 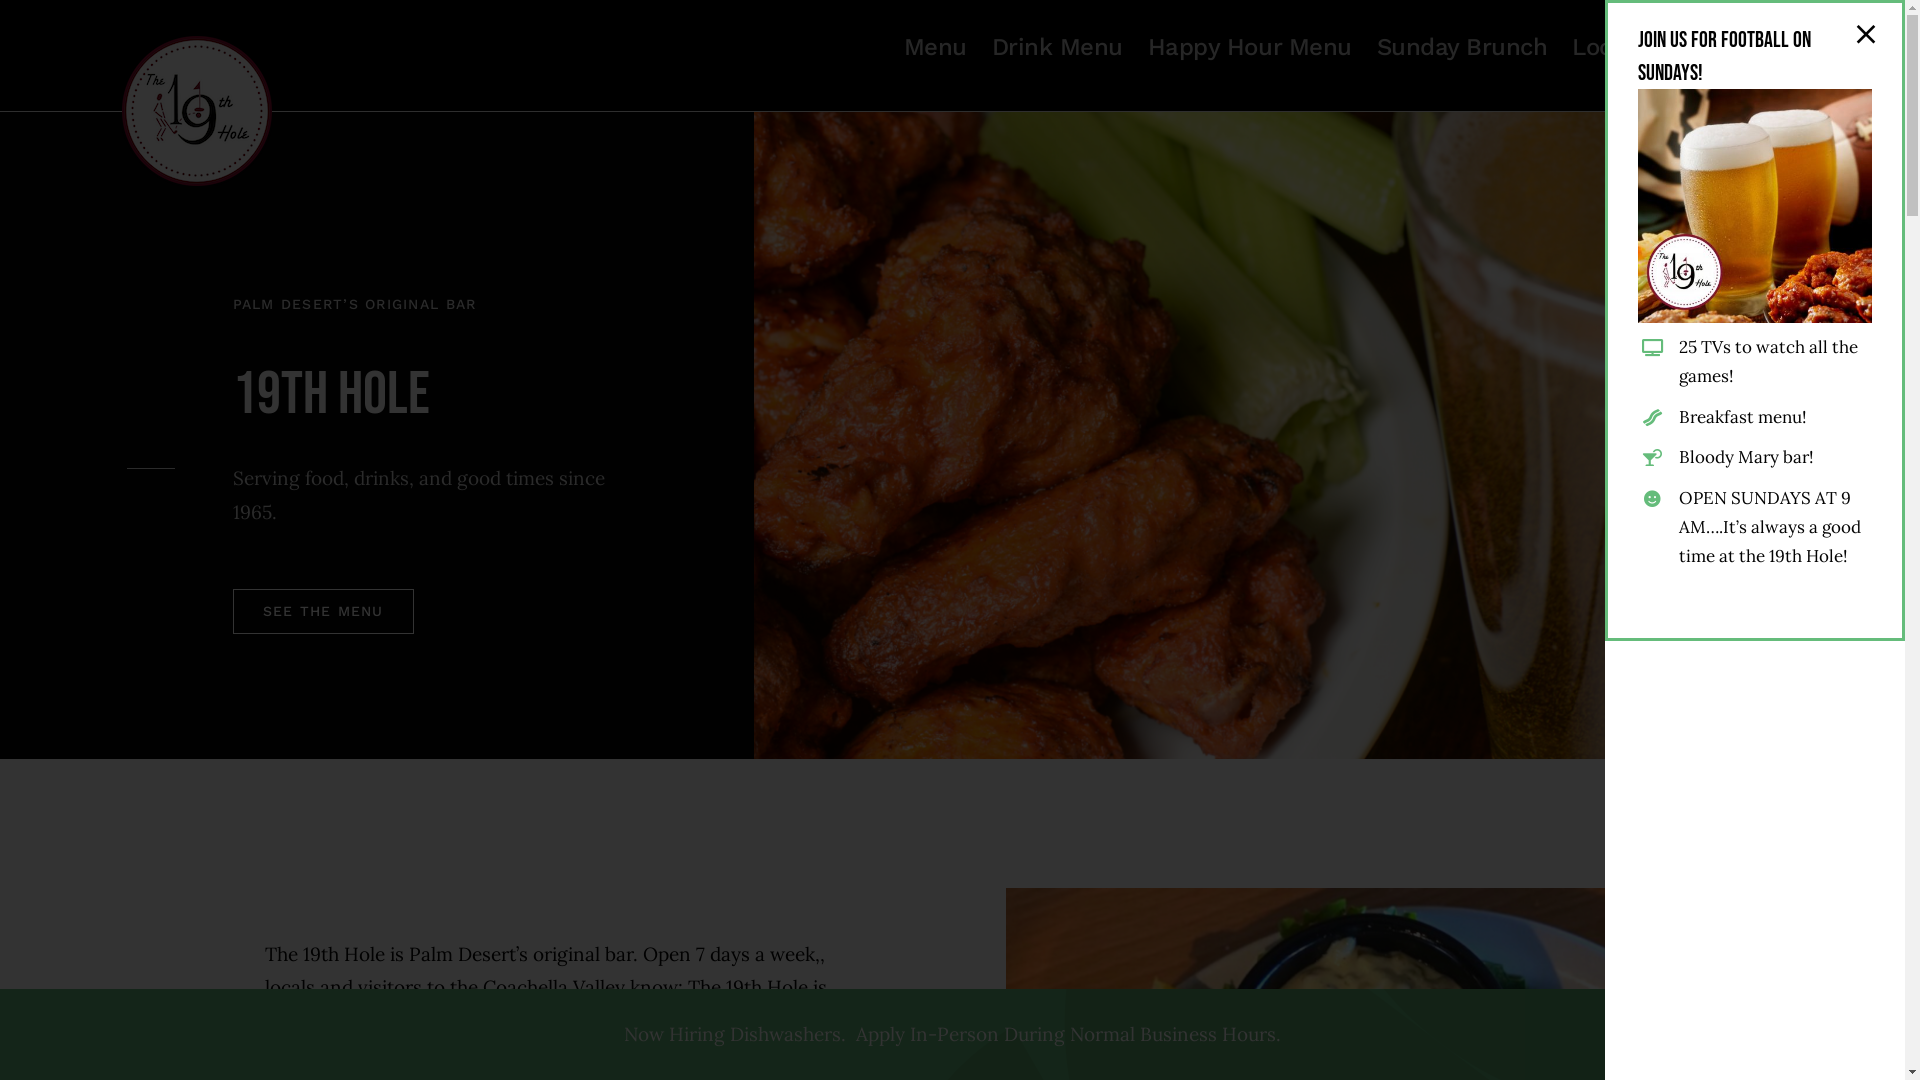 I want to click on 'Sunday Brunch', so click(x=1462, y=45).